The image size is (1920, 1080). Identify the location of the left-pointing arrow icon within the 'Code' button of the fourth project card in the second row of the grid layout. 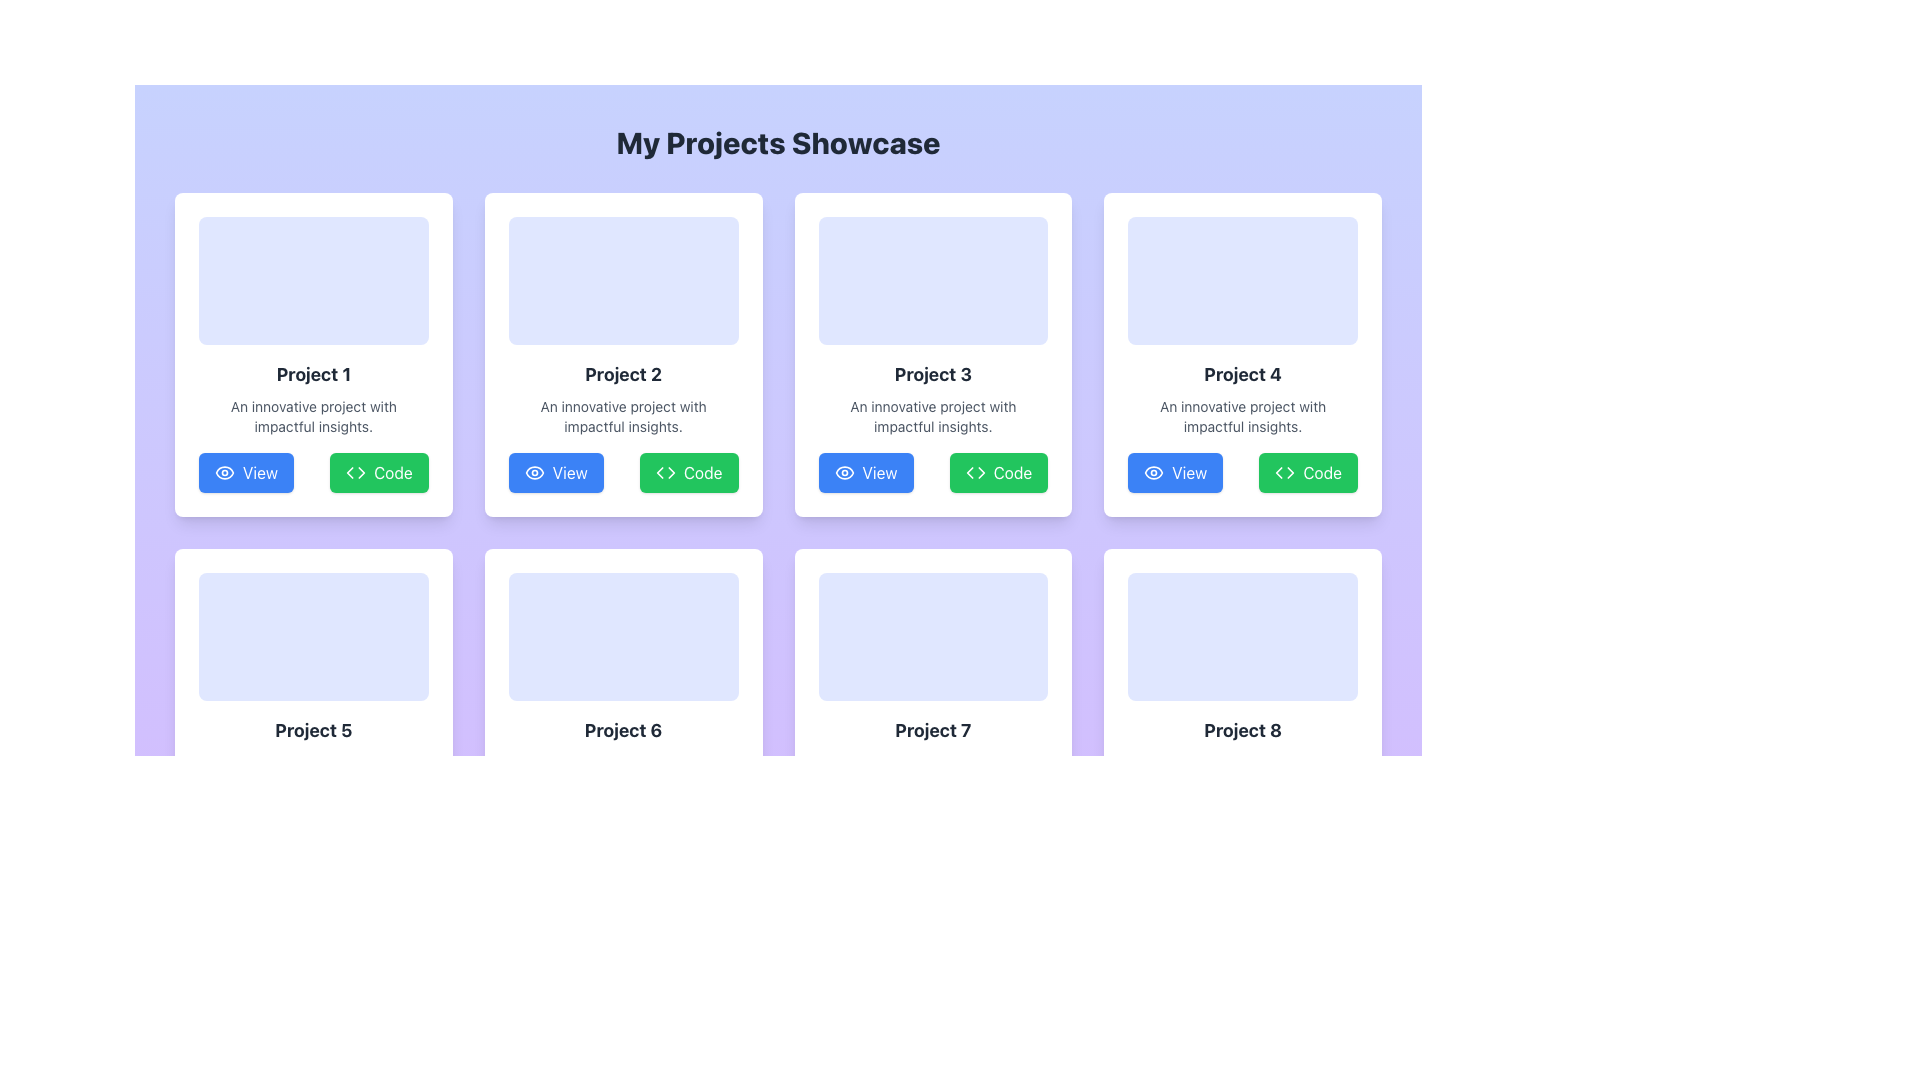
(1278, 473).